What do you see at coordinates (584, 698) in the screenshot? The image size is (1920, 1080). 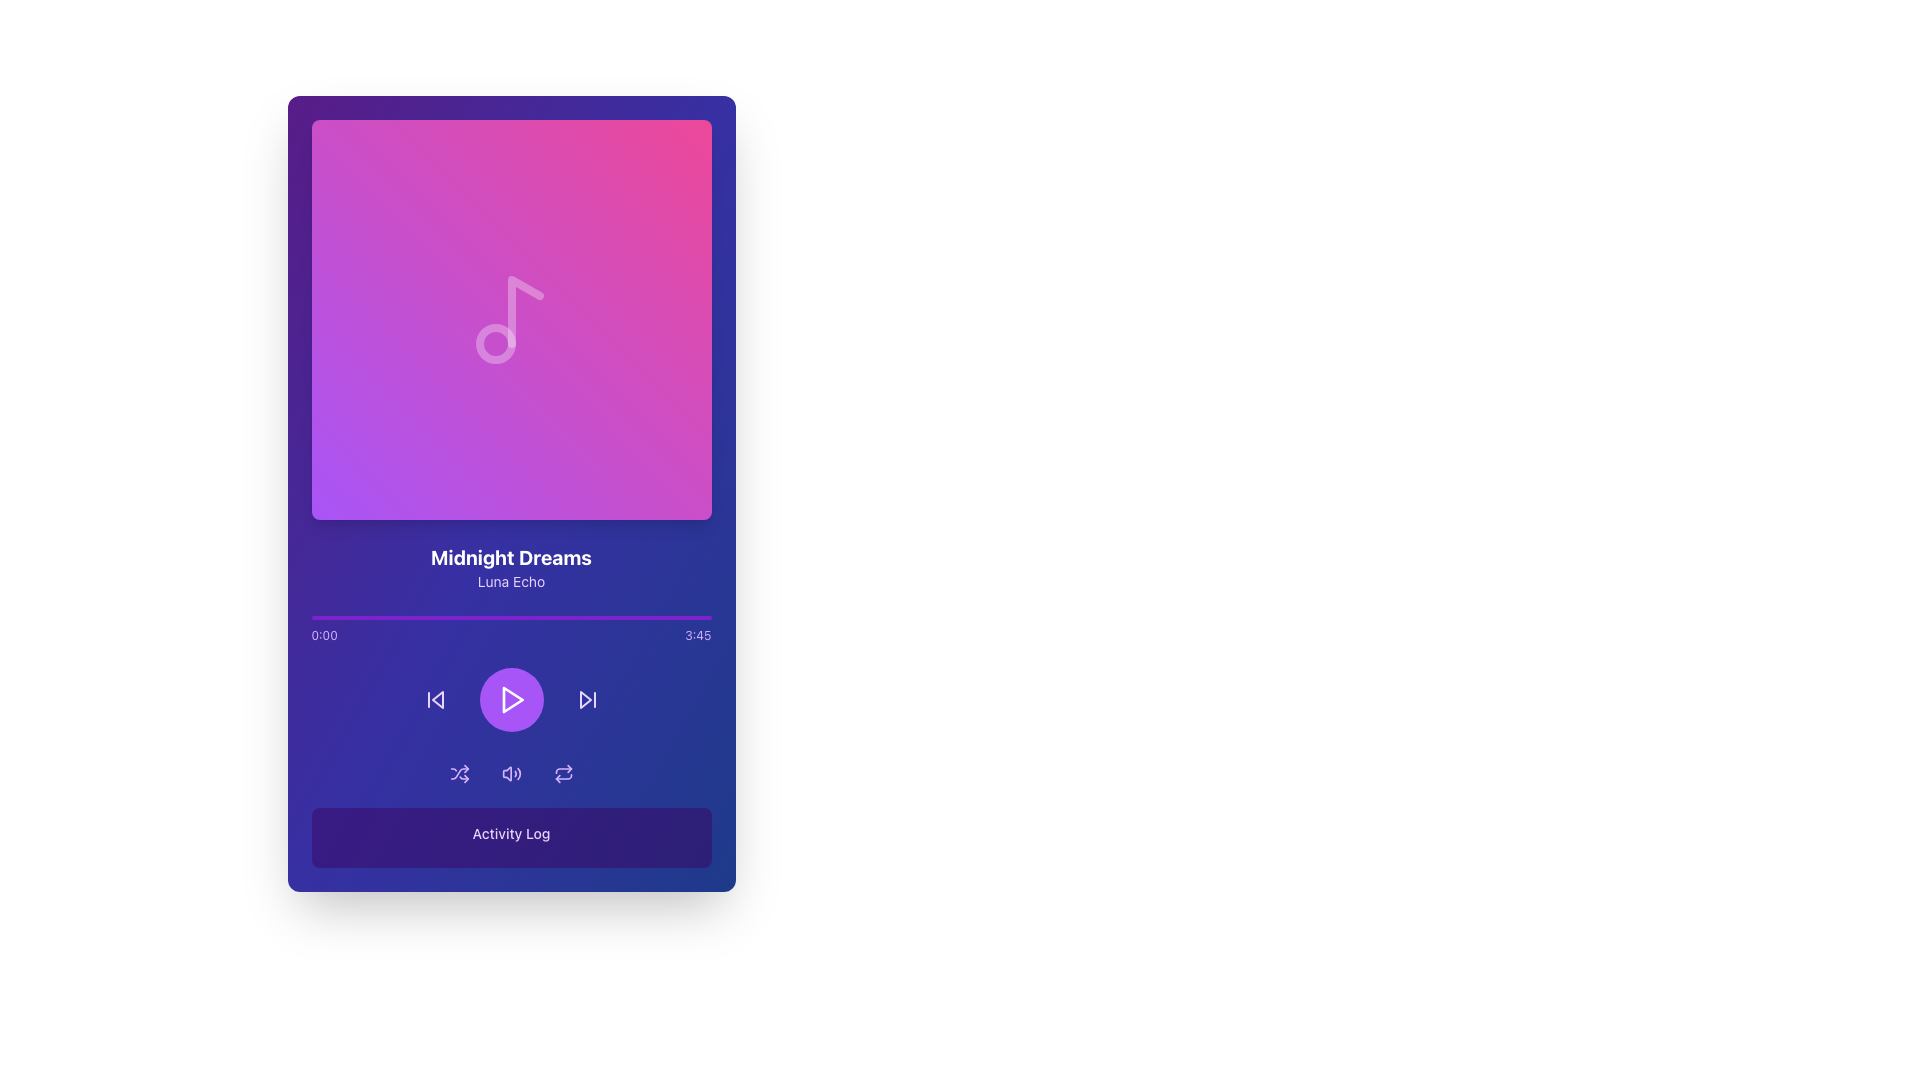 I see `the 'skip forward' button` at bounding box center [584, 698].